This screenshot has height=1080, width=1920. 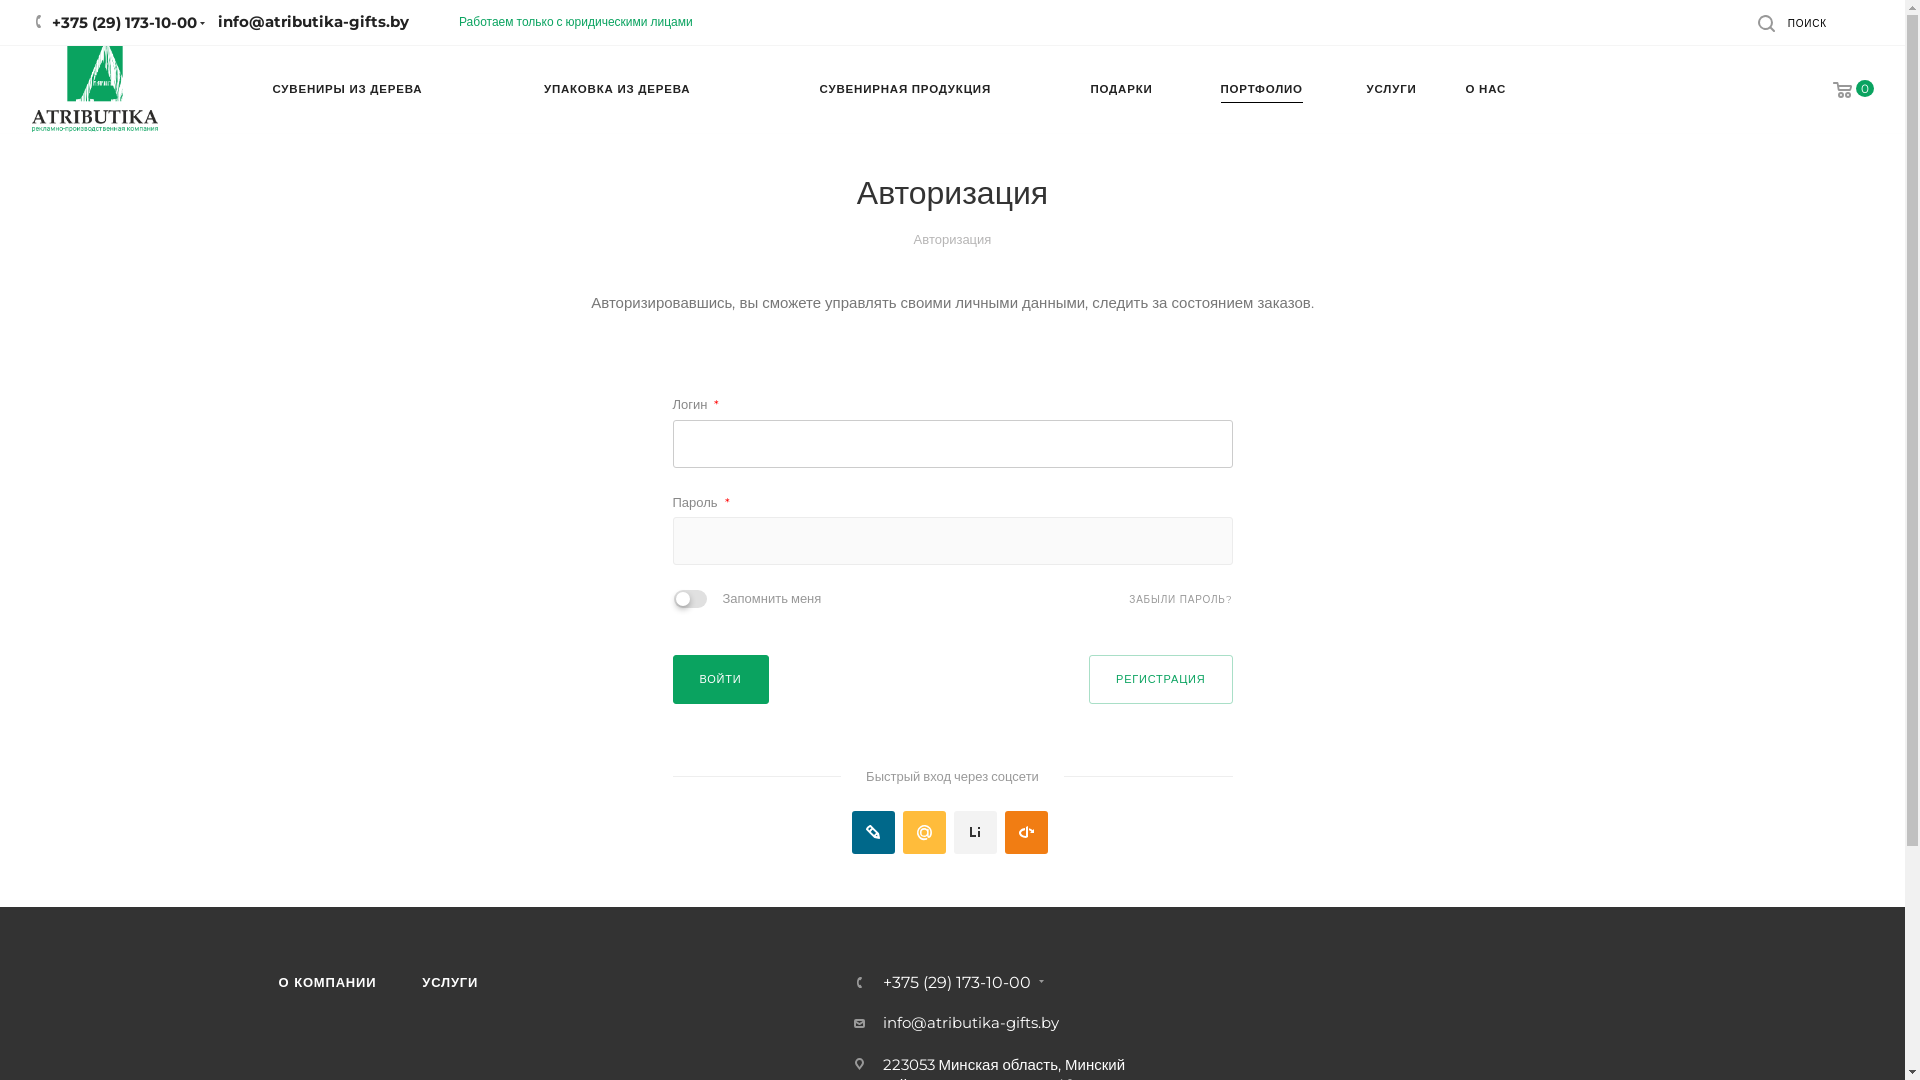 What do you see at coordinates (851, 832) in the screenshot?
I see `'Livejournal'` at bounding box center [851, 832].